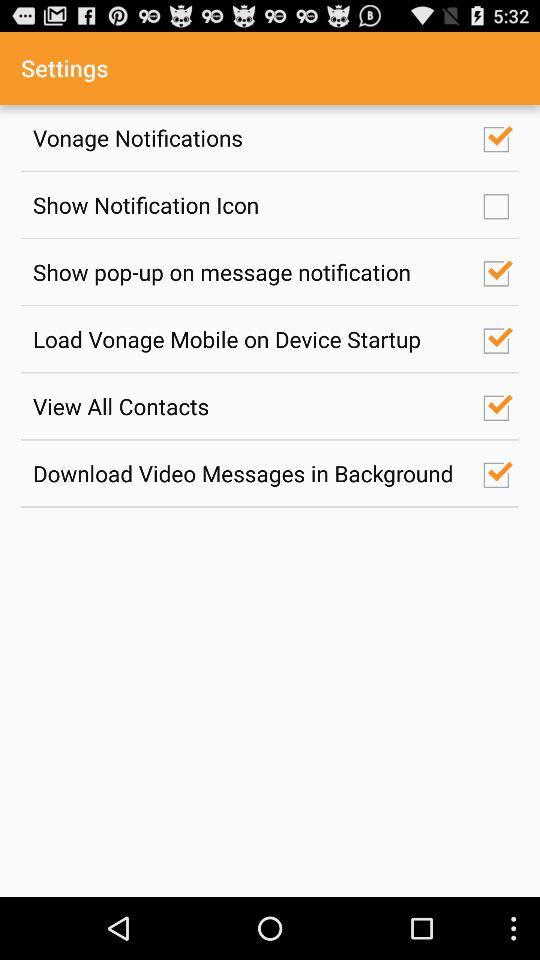  Describe the element at coordinates (247, 405) in the screenshot. I see `the icon below the load vonage mobile icon` at that location.